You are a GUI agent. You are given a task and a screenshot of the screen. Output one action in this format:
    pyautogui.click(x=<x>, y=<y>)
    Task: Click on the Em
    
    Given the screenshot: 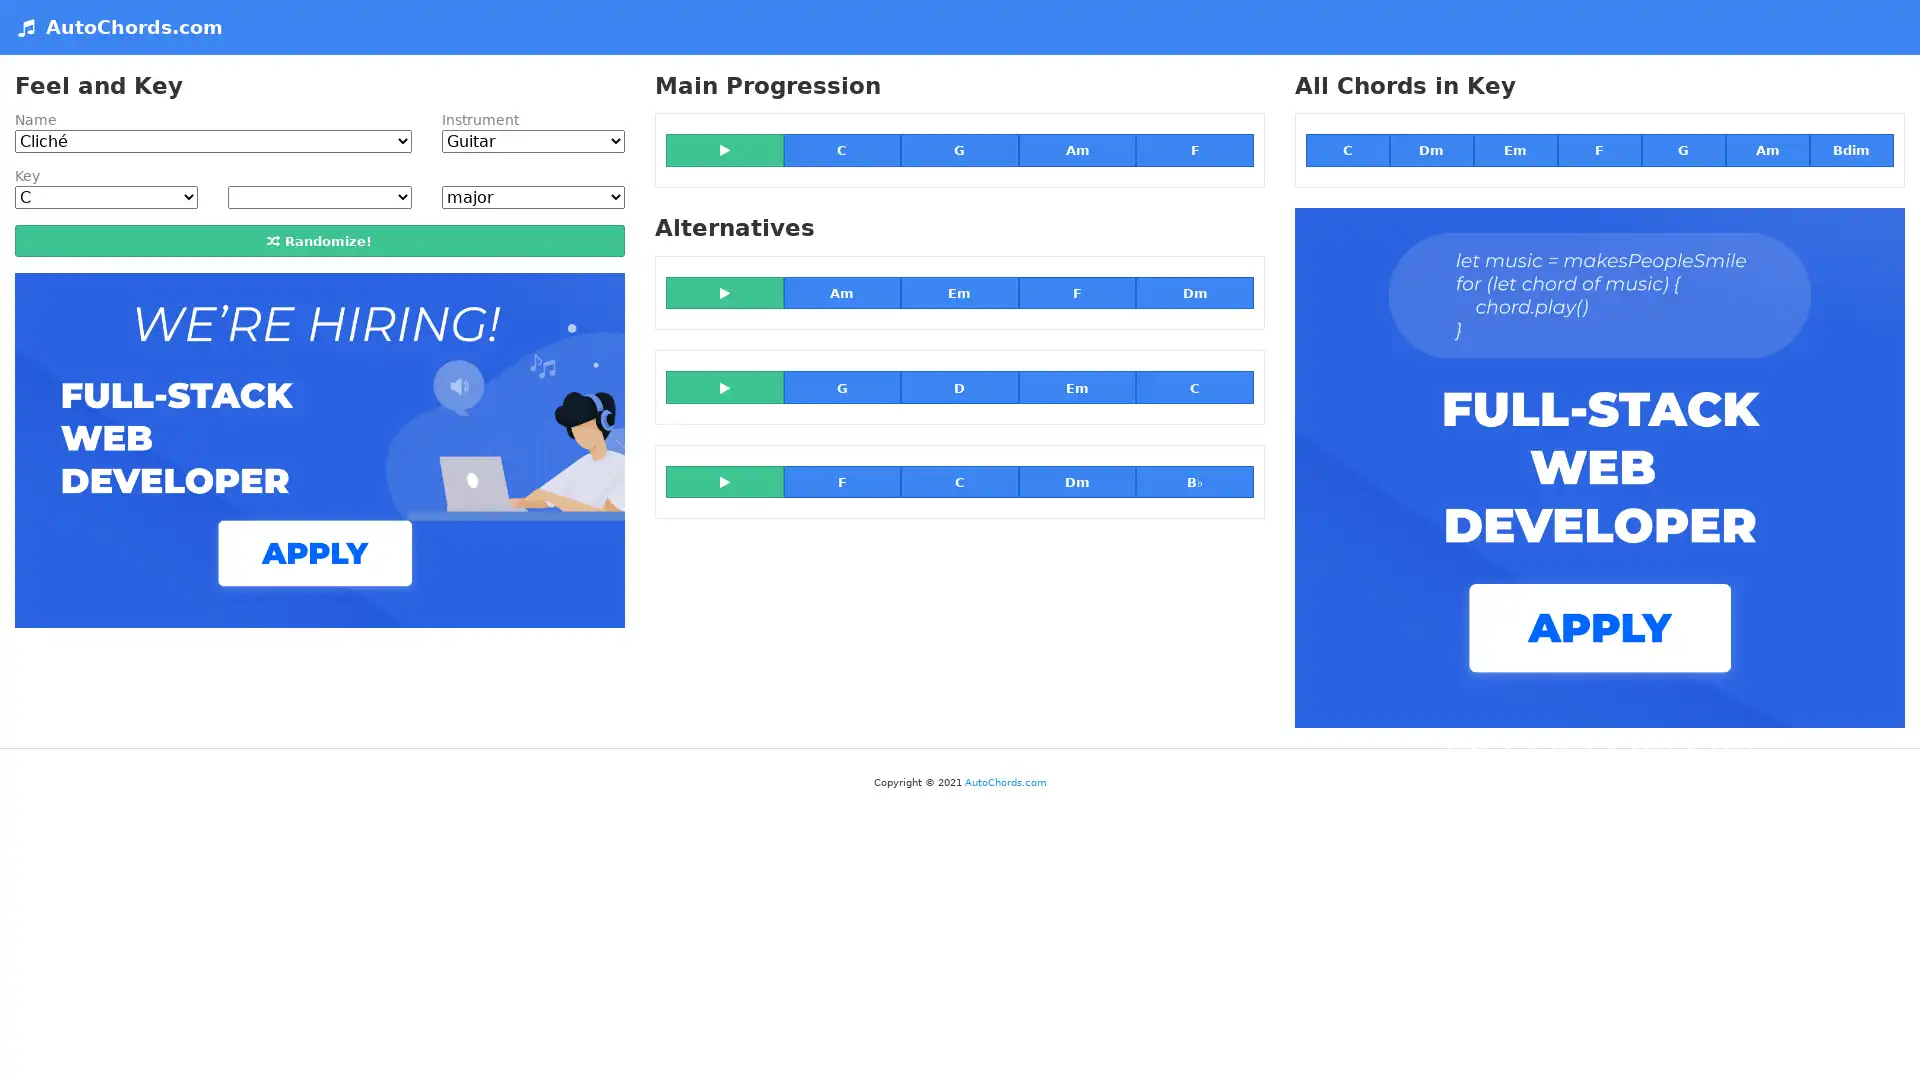 What is the action you would take?
    pyautogui.click(x=1515, y=149)
    